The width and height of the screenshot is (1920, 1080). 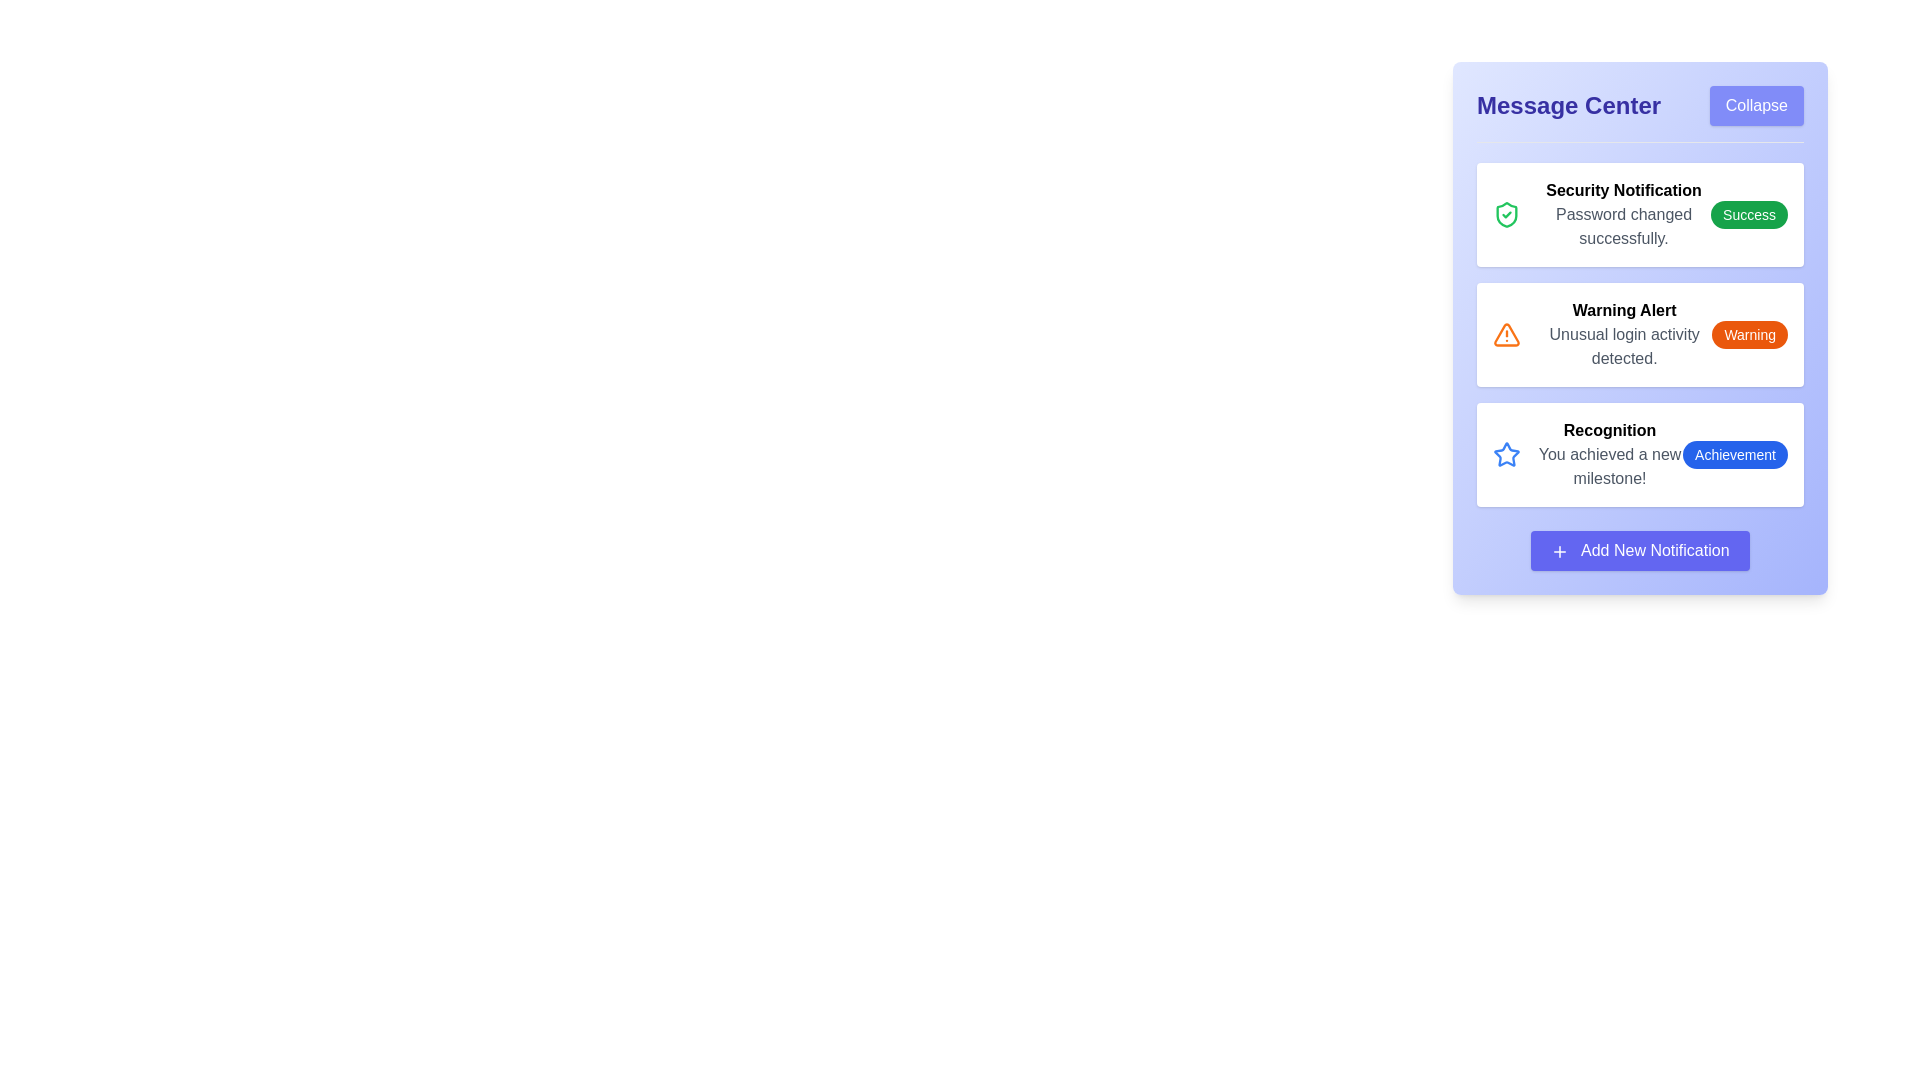 I want to click on text from the notification block displaying 'Security Notification' and 'Password changed successfully.' which is located in the center of the notification panel near its top section, so click(x=1624, y=215).